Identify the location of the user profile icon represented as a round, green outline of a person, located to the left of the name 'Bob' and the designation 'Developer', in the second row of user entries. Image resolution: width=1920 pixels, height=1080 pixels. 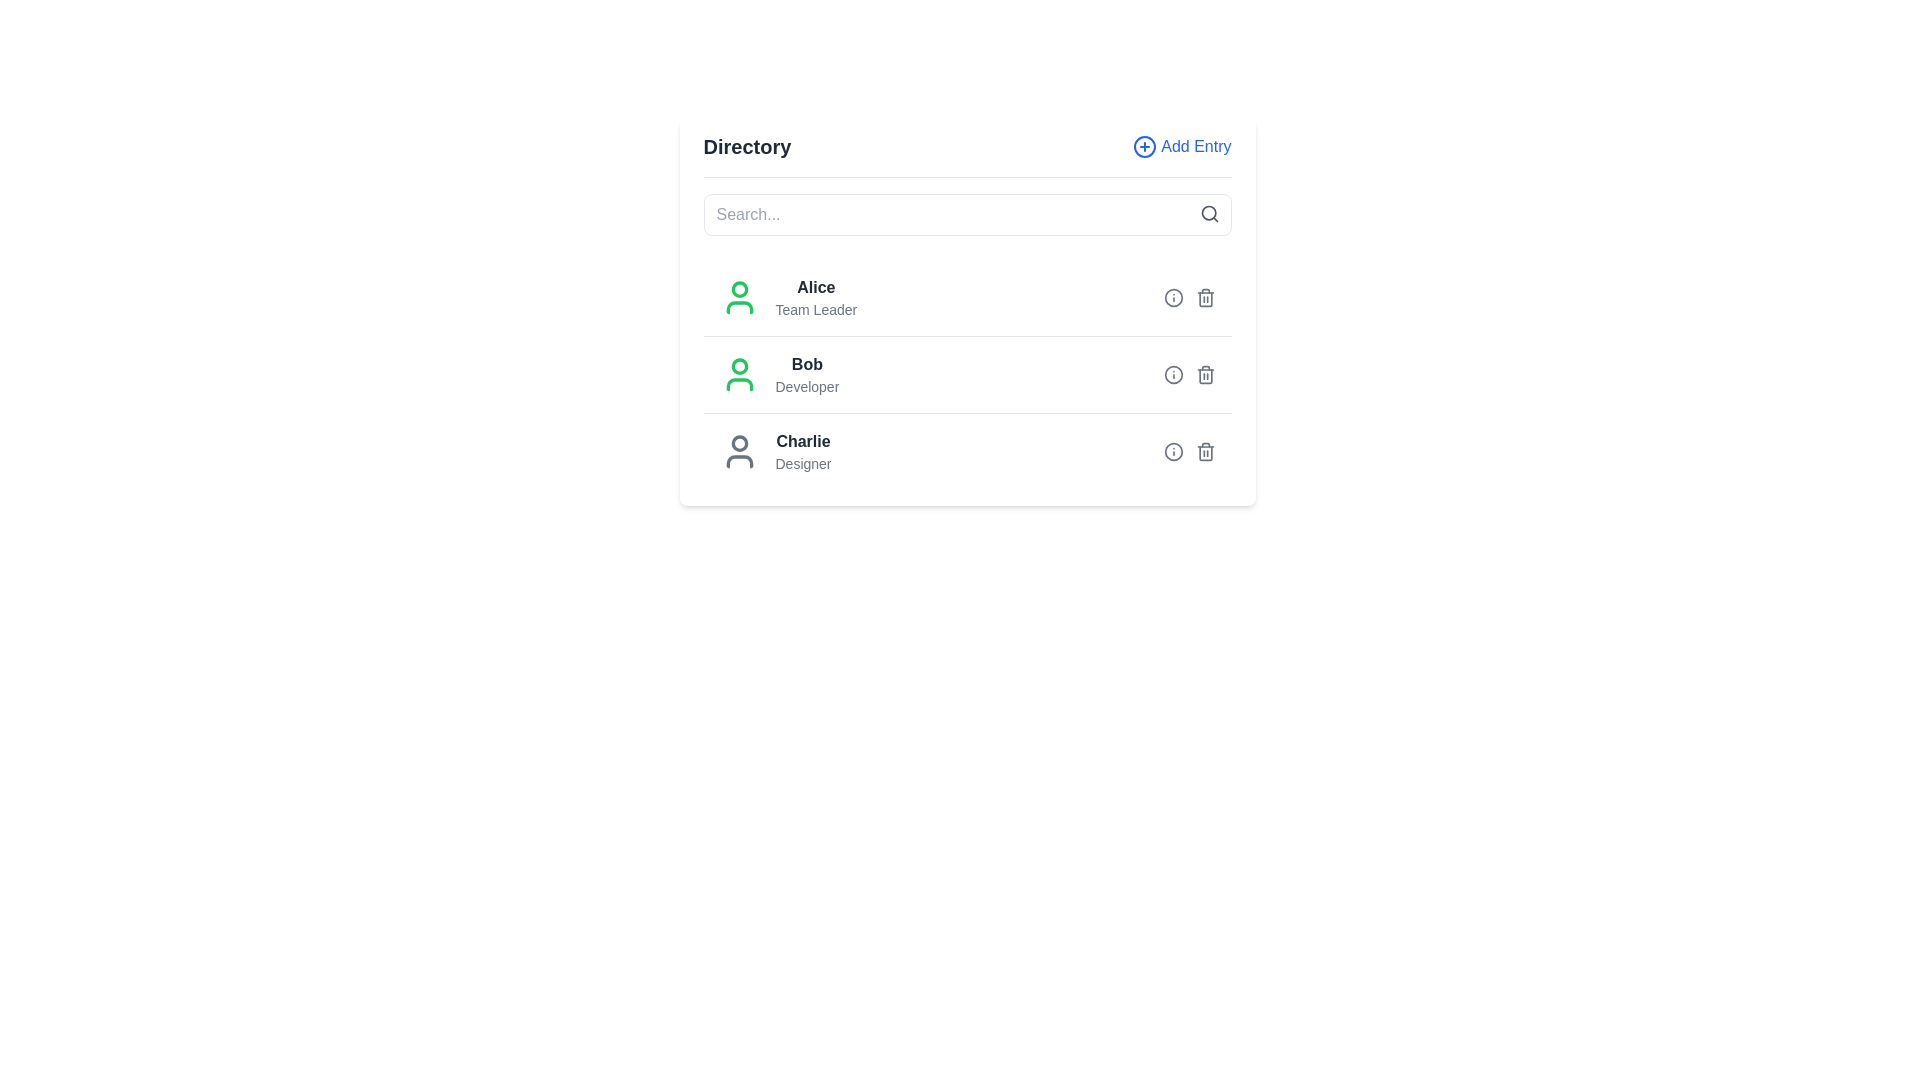
(738, 374).